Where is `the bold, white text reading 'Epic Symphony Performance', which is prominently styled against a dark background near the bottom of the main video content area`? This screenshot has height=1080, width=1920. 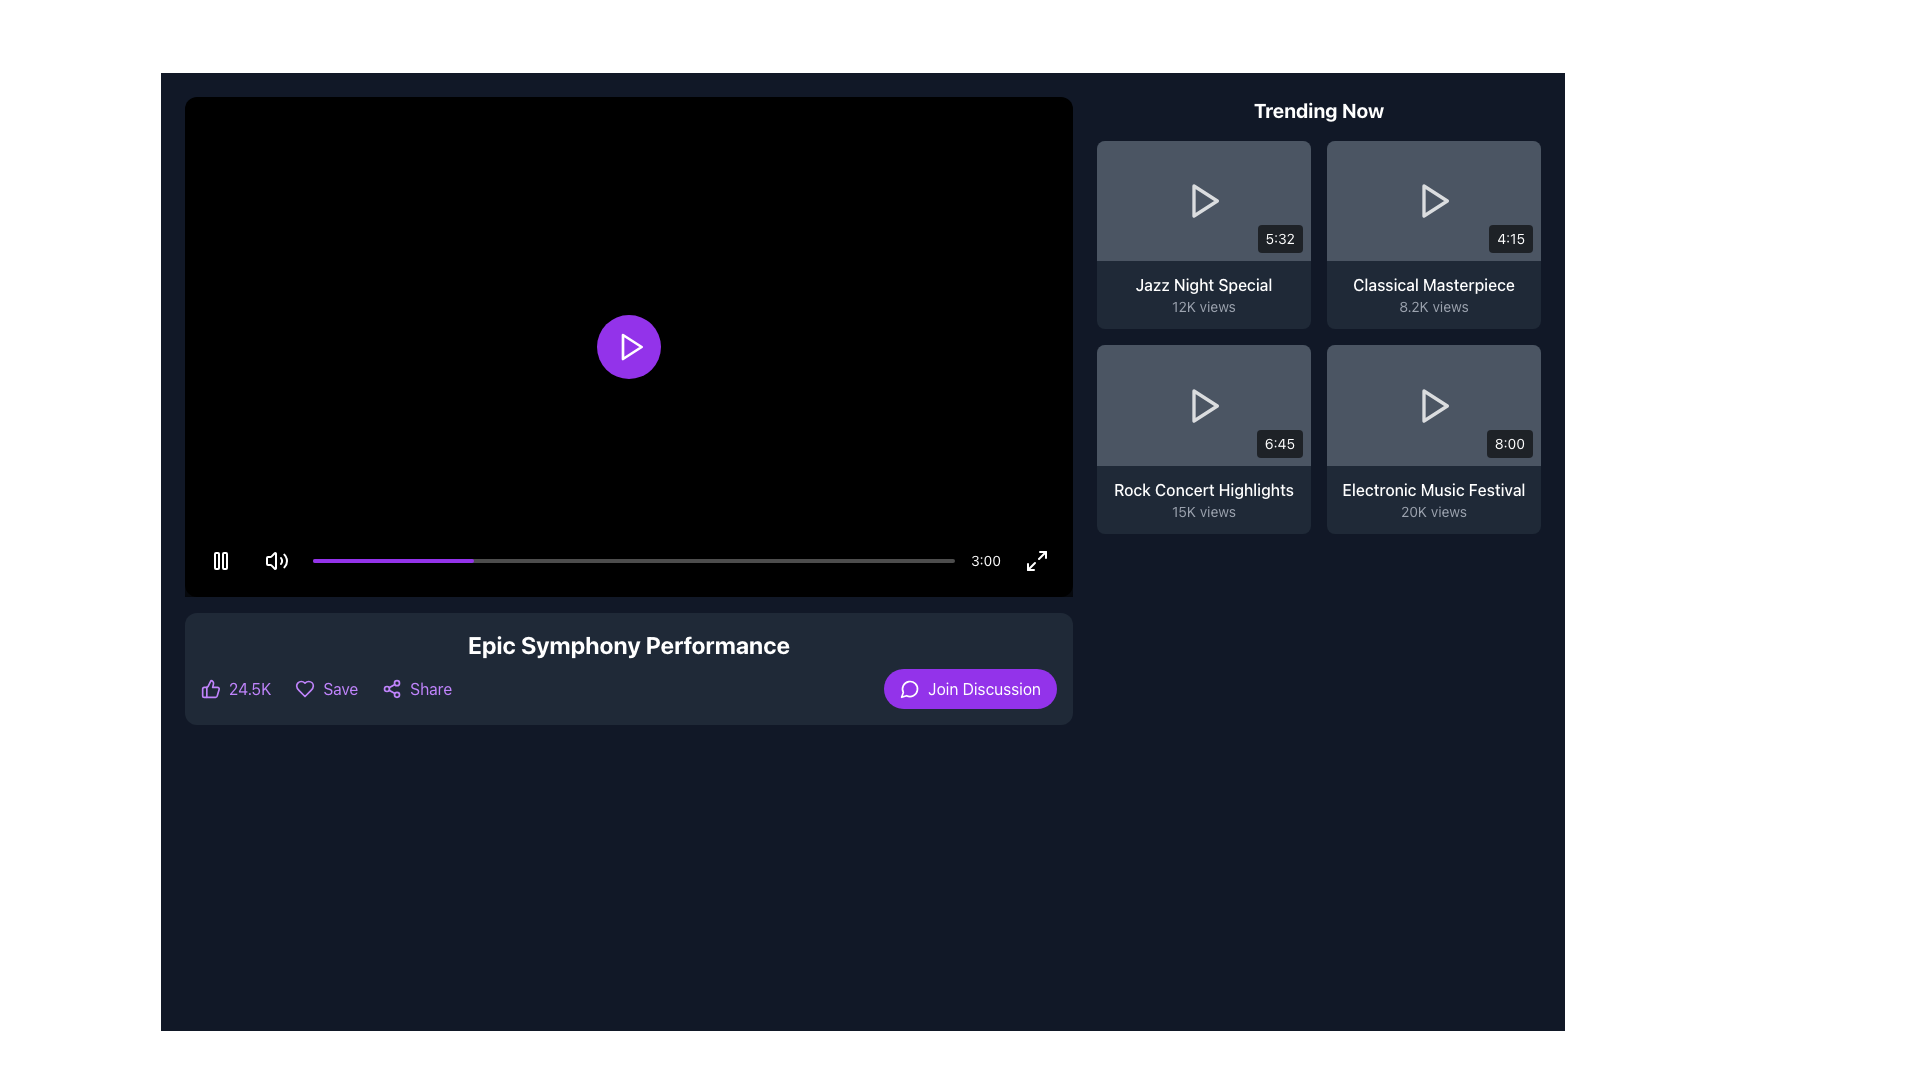 the bold, white text reading 'Epic Symphony Performance', which is prominently styled against a dark background near the bottom of the main video content area is located at coordinates (627, 644).